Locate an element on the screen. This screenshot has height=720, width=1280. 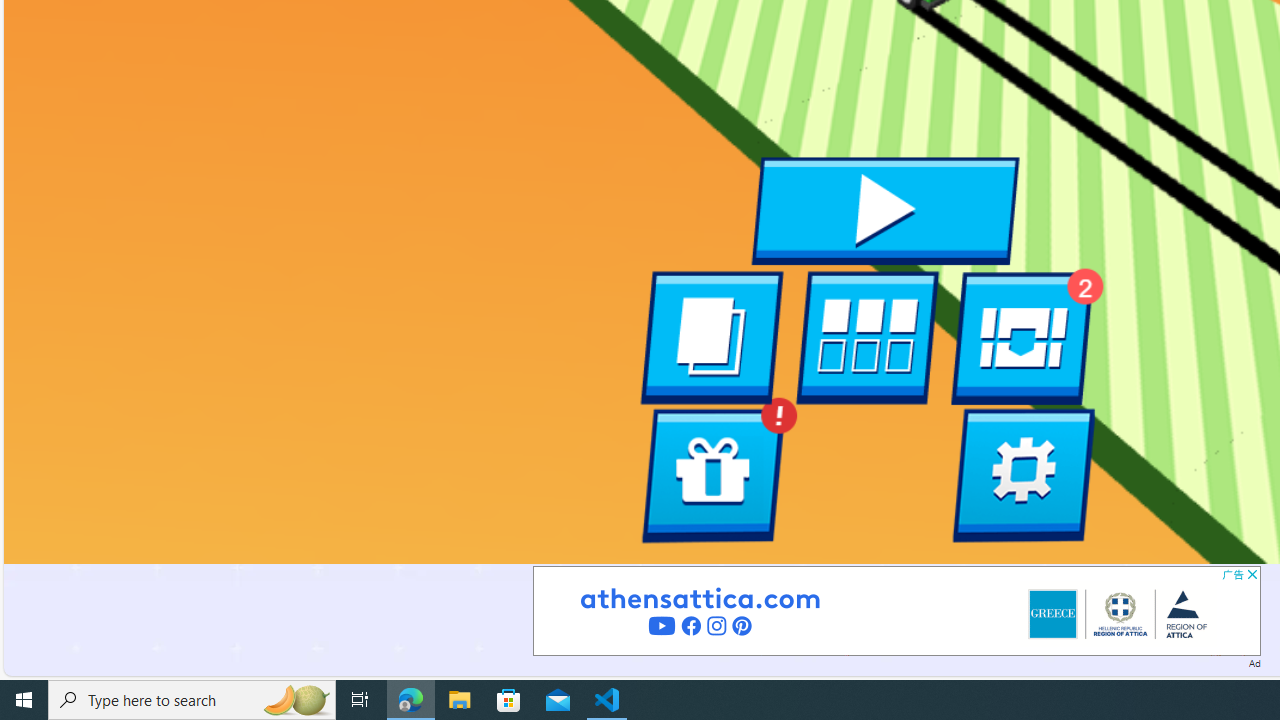
'Ad' is located at coordinates (1253, 662).